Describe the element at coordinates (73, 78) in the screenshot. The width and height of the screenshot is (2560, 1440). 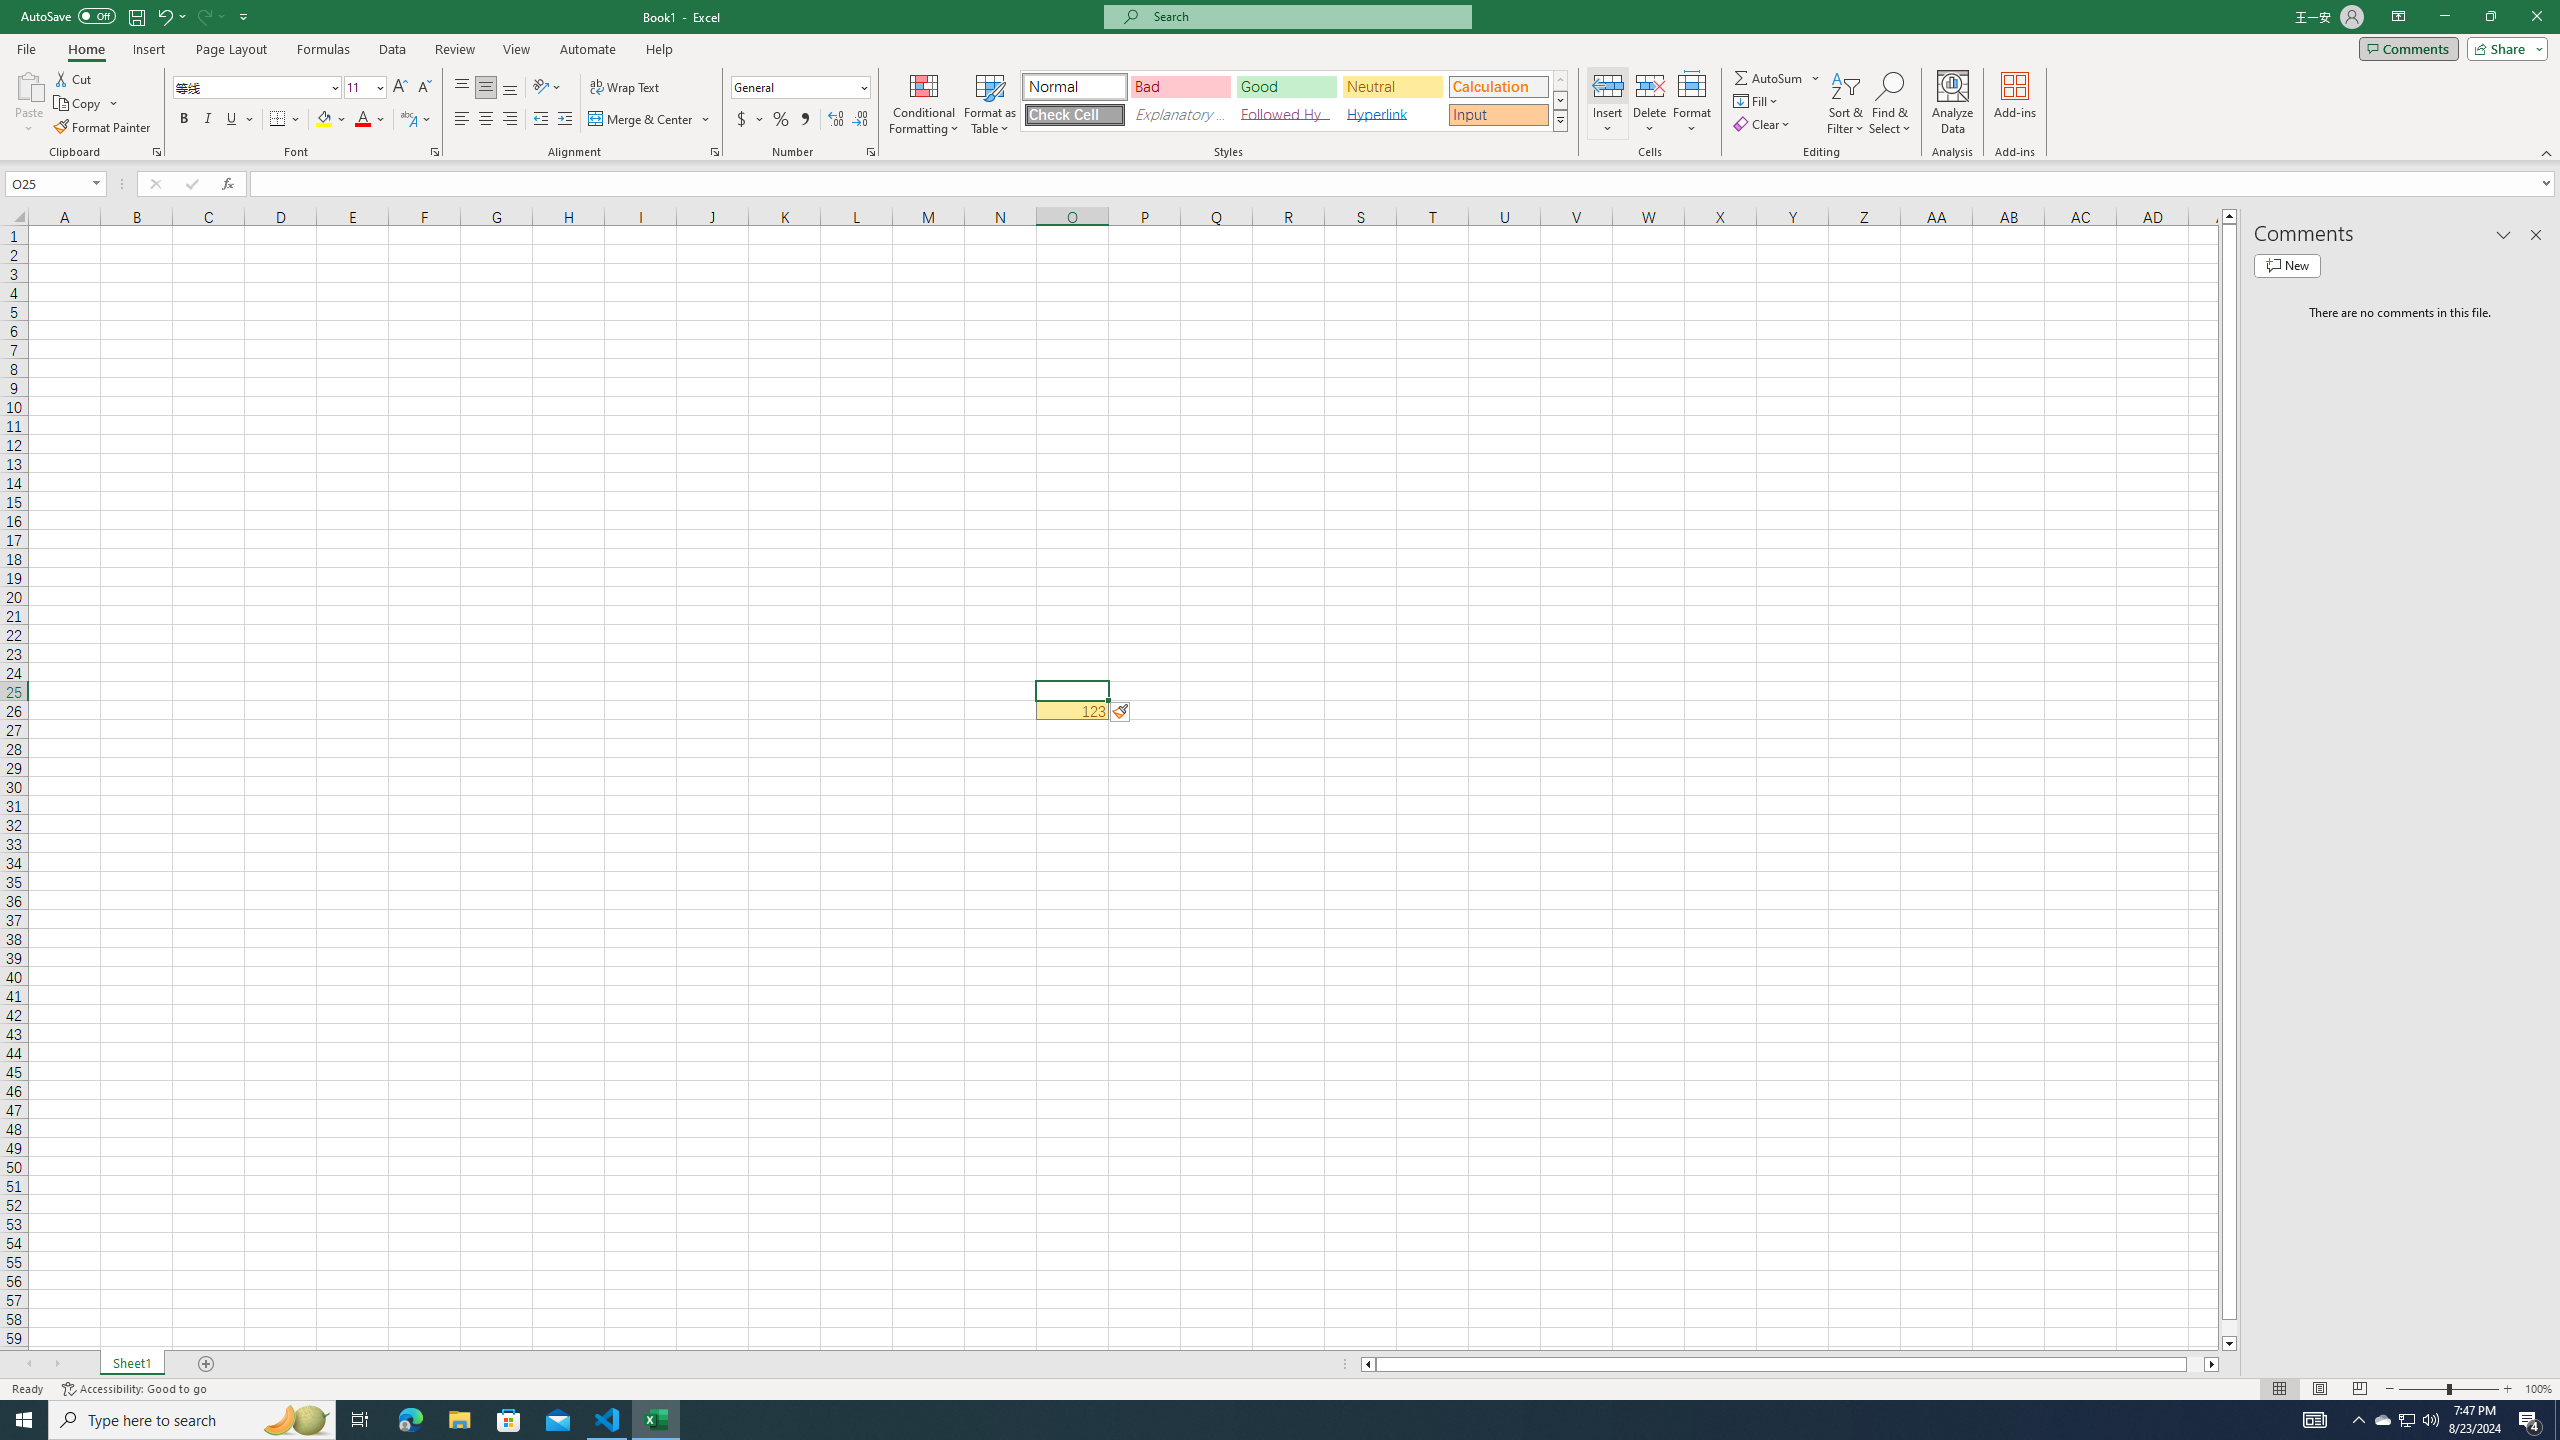
I see `'Cut'` at that location.